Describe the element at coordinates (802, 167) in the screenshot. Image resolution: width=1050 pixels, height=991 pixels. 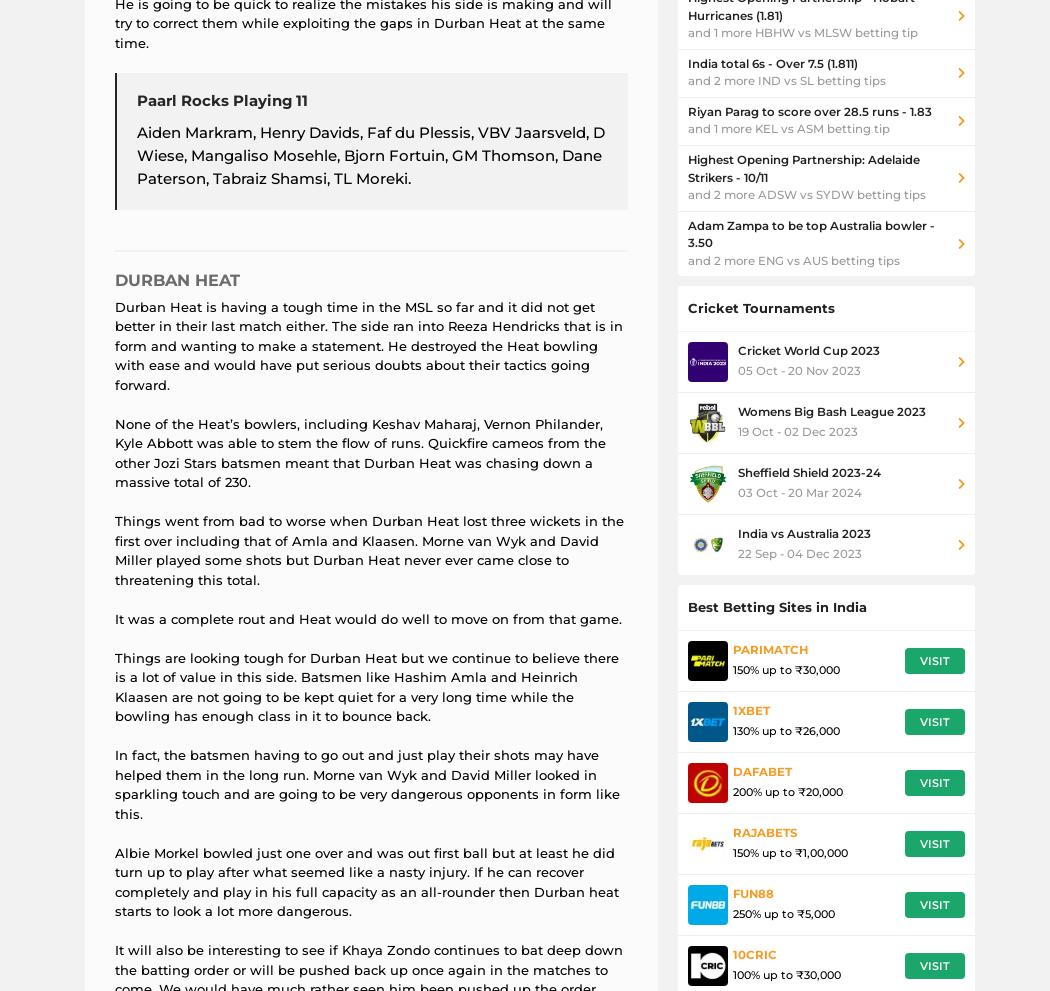
I see `'Highest Opening Partnership: Adelaide Strikers - 10/11'` at that location.